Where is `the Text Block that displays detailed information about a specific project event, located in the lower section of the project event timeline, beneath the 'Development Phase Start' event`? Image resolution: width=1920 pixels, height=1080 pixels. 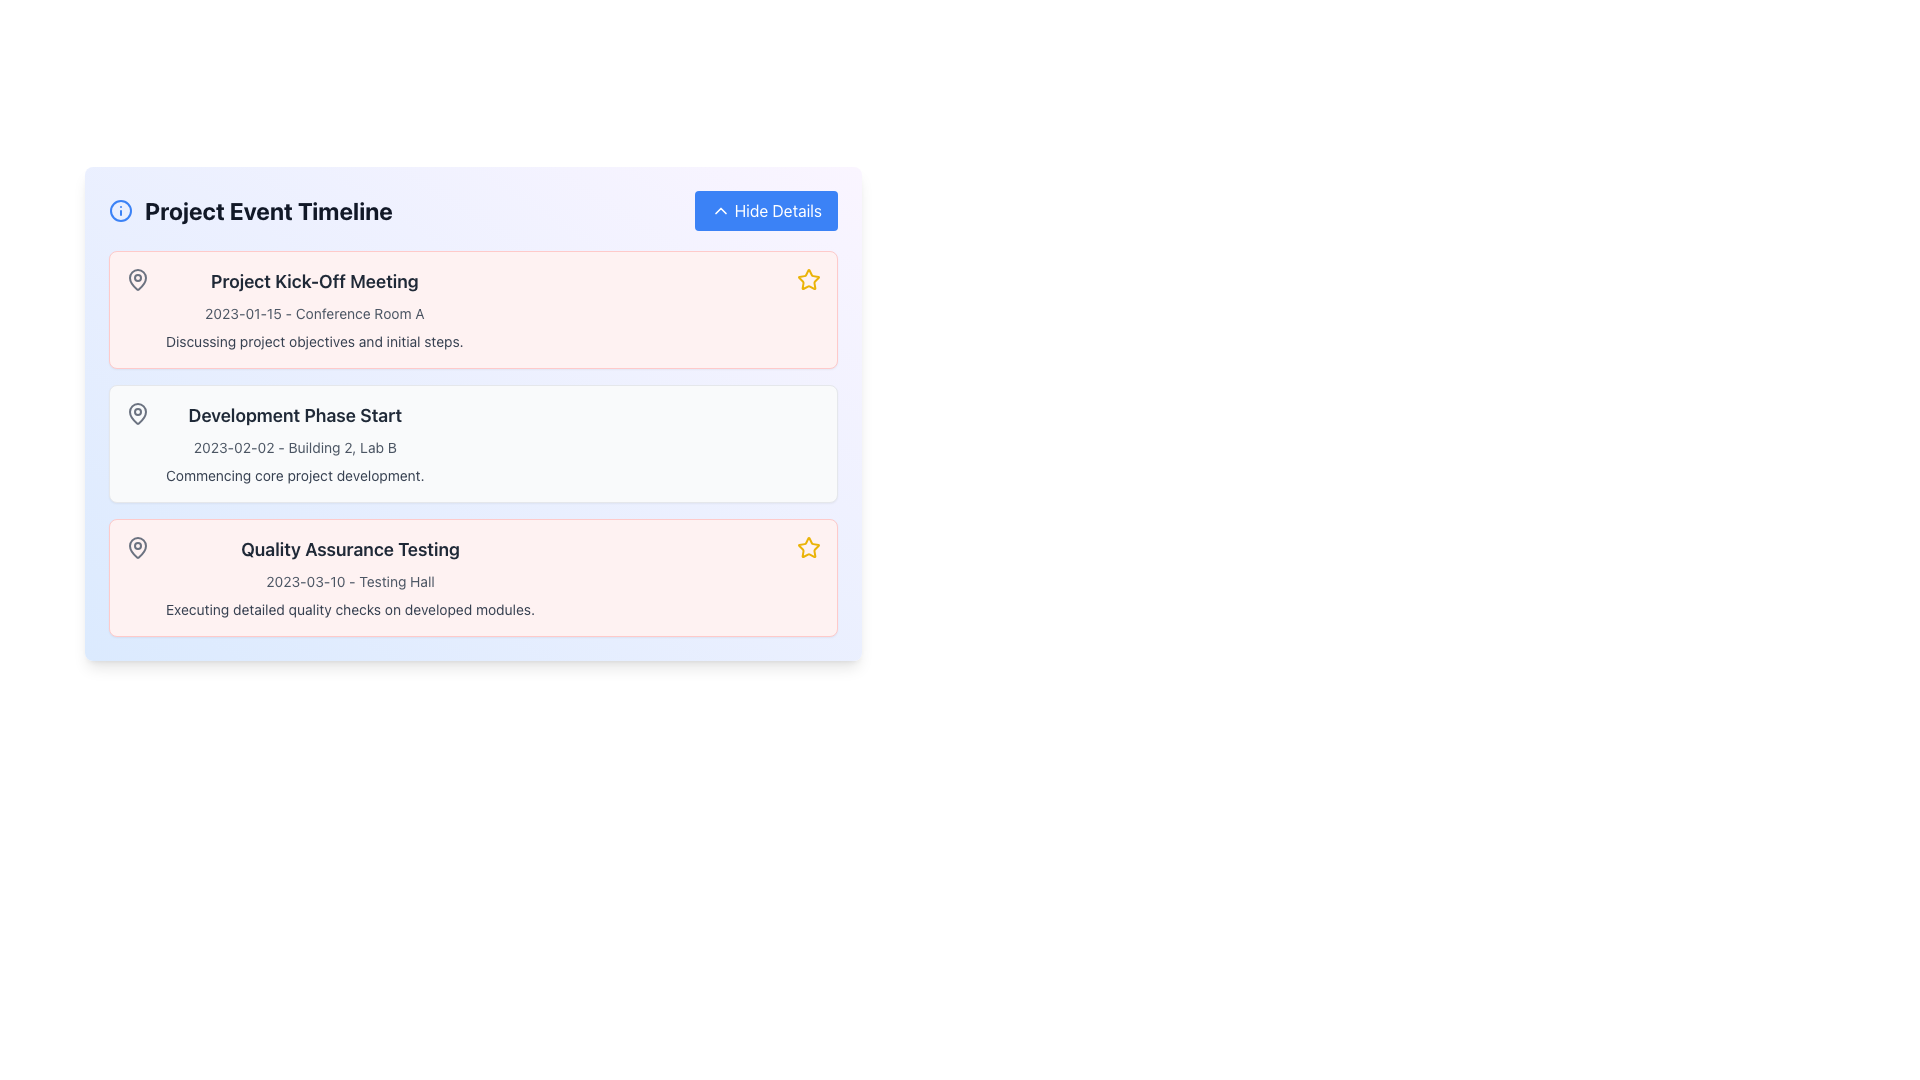
the Text Block that displays detailed information about a specific project event, located in the lower section of the project event timeline, beneath the 'Development Phase Start' event is located at coordinates (350, 578).